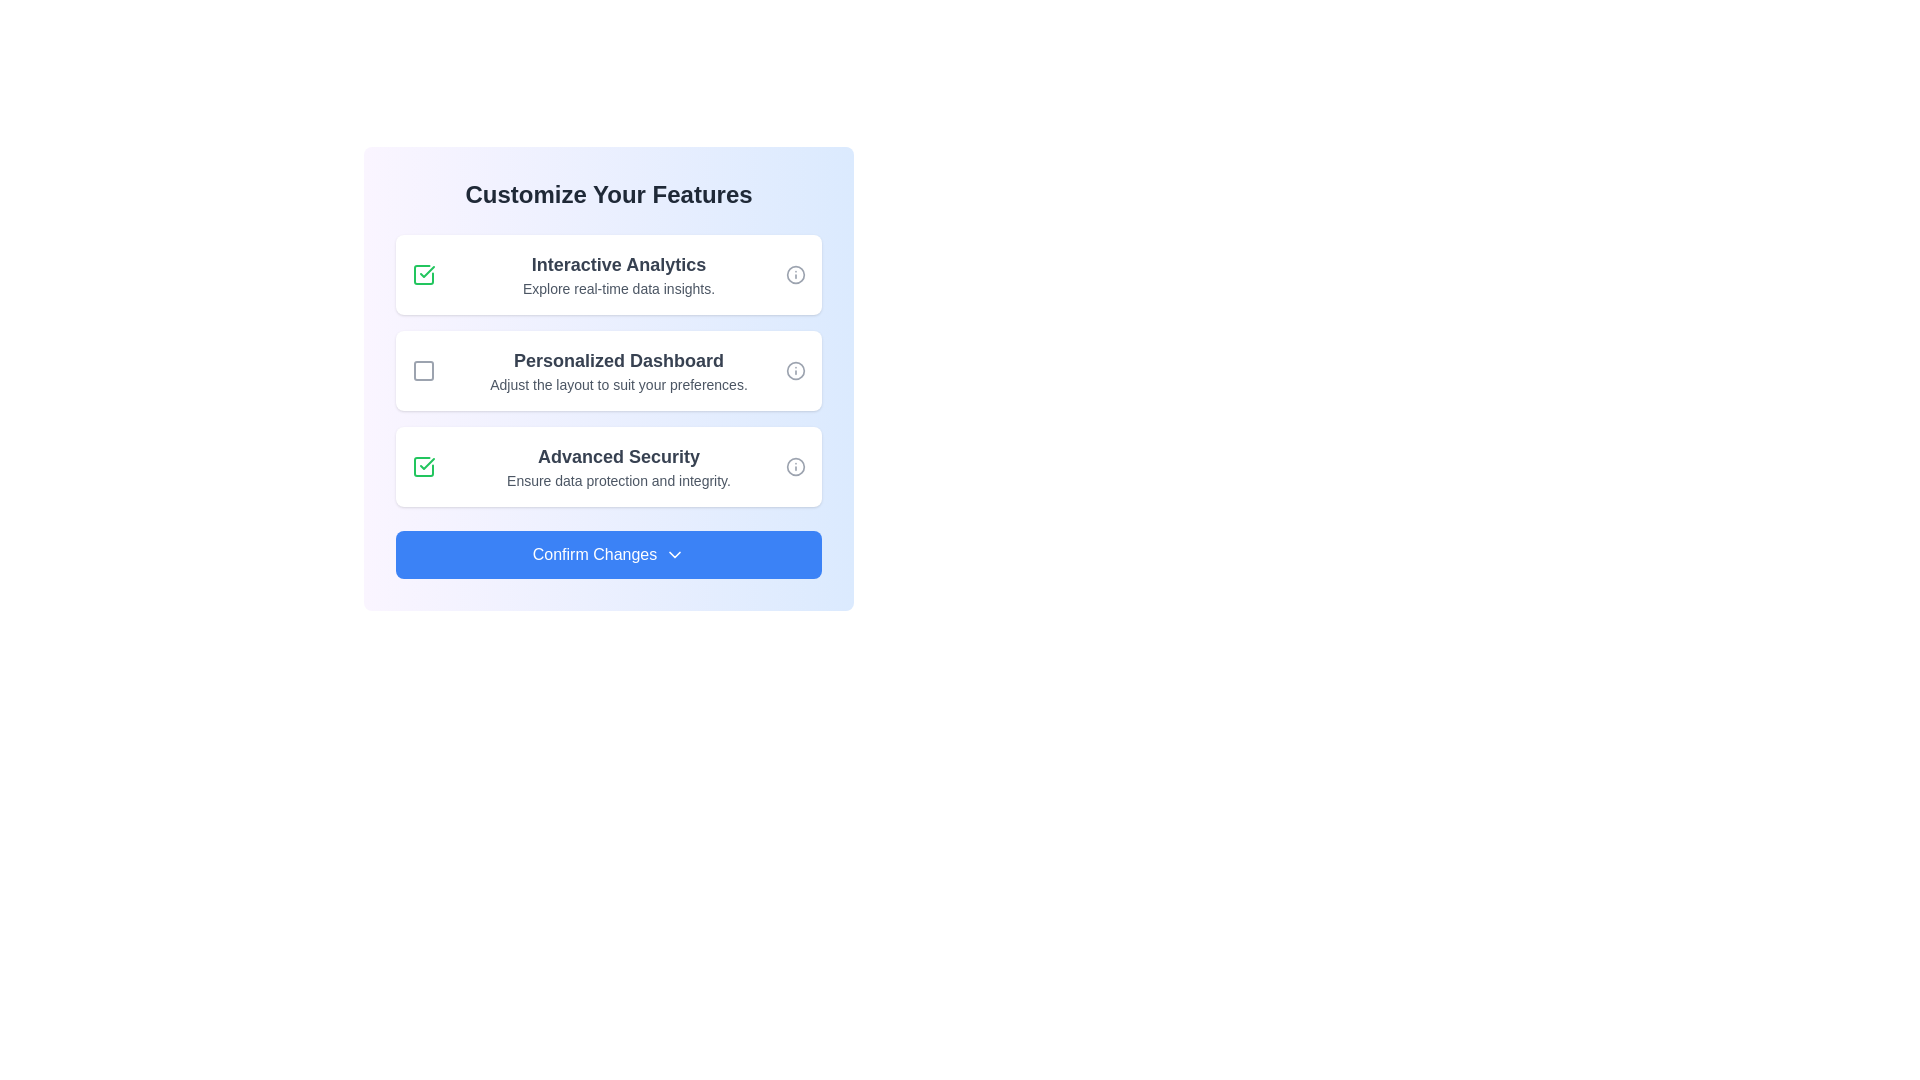 This screenshot has height=1080, width=1920. Describe the element at coordinates (608, 378) in the screenshot. I see `the labels of the composite UI component that allows users to customize their preferences, revealing additional information` at that location.